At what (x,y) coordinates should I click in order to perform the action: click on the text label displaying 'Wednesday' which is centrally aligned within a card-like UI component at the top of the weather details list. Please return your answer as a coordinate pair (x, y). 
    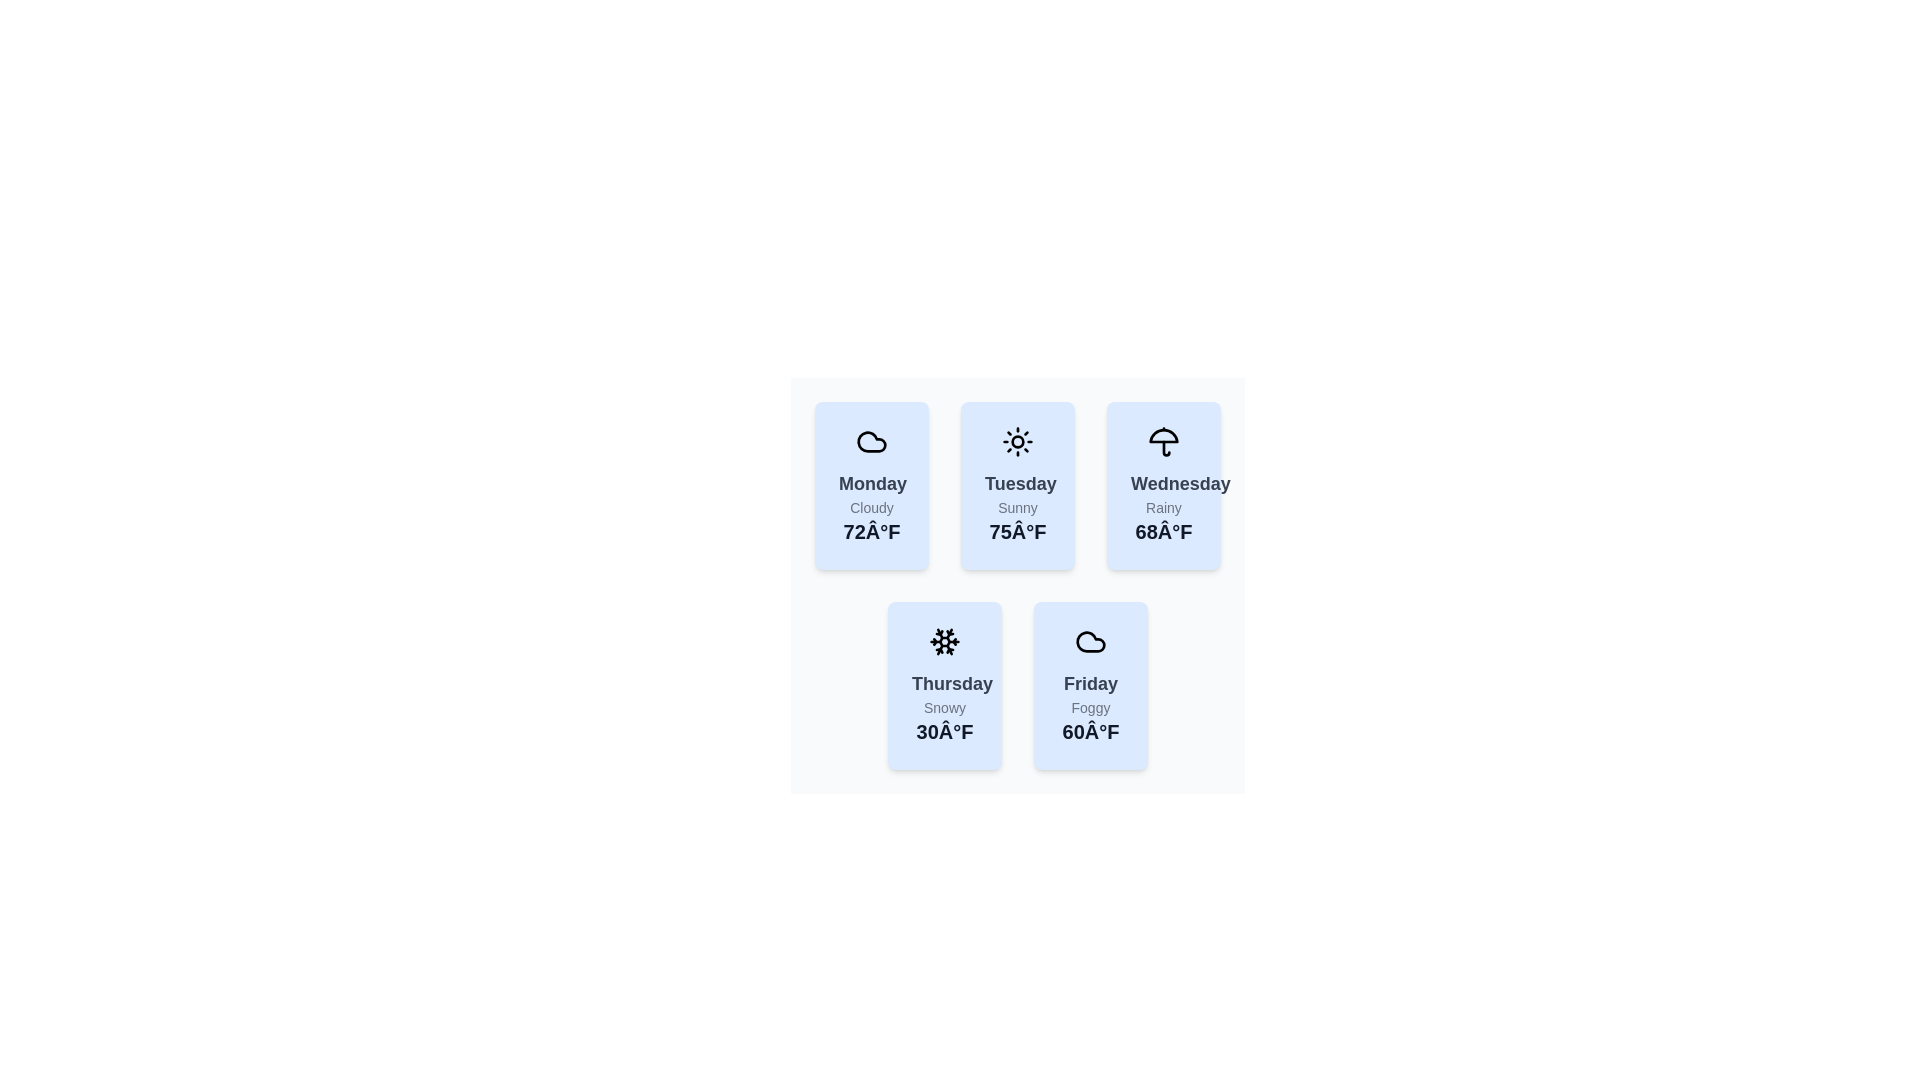
    Looking at the image, I should click on (1163, 483).